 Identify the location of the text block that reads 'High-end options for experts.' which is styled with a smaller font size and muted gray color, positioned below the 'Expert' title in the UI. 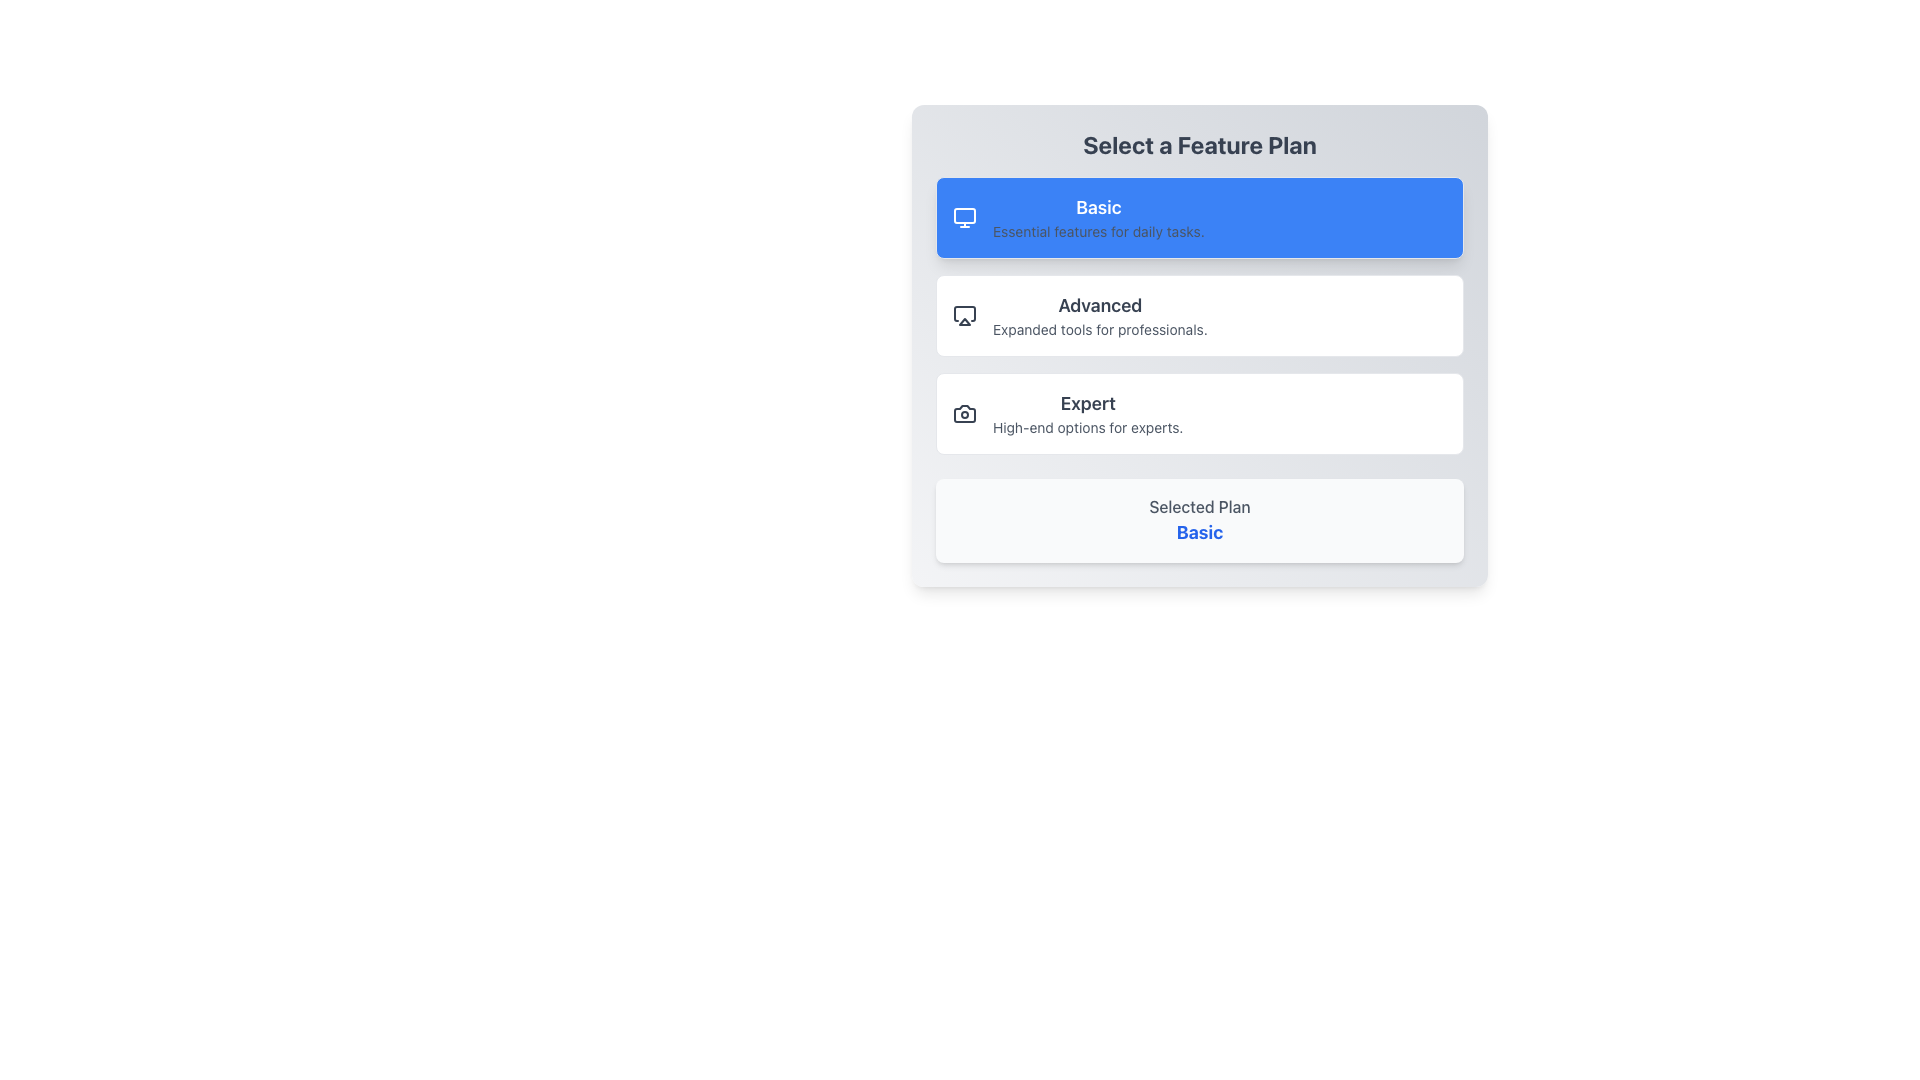
(1087, 427).